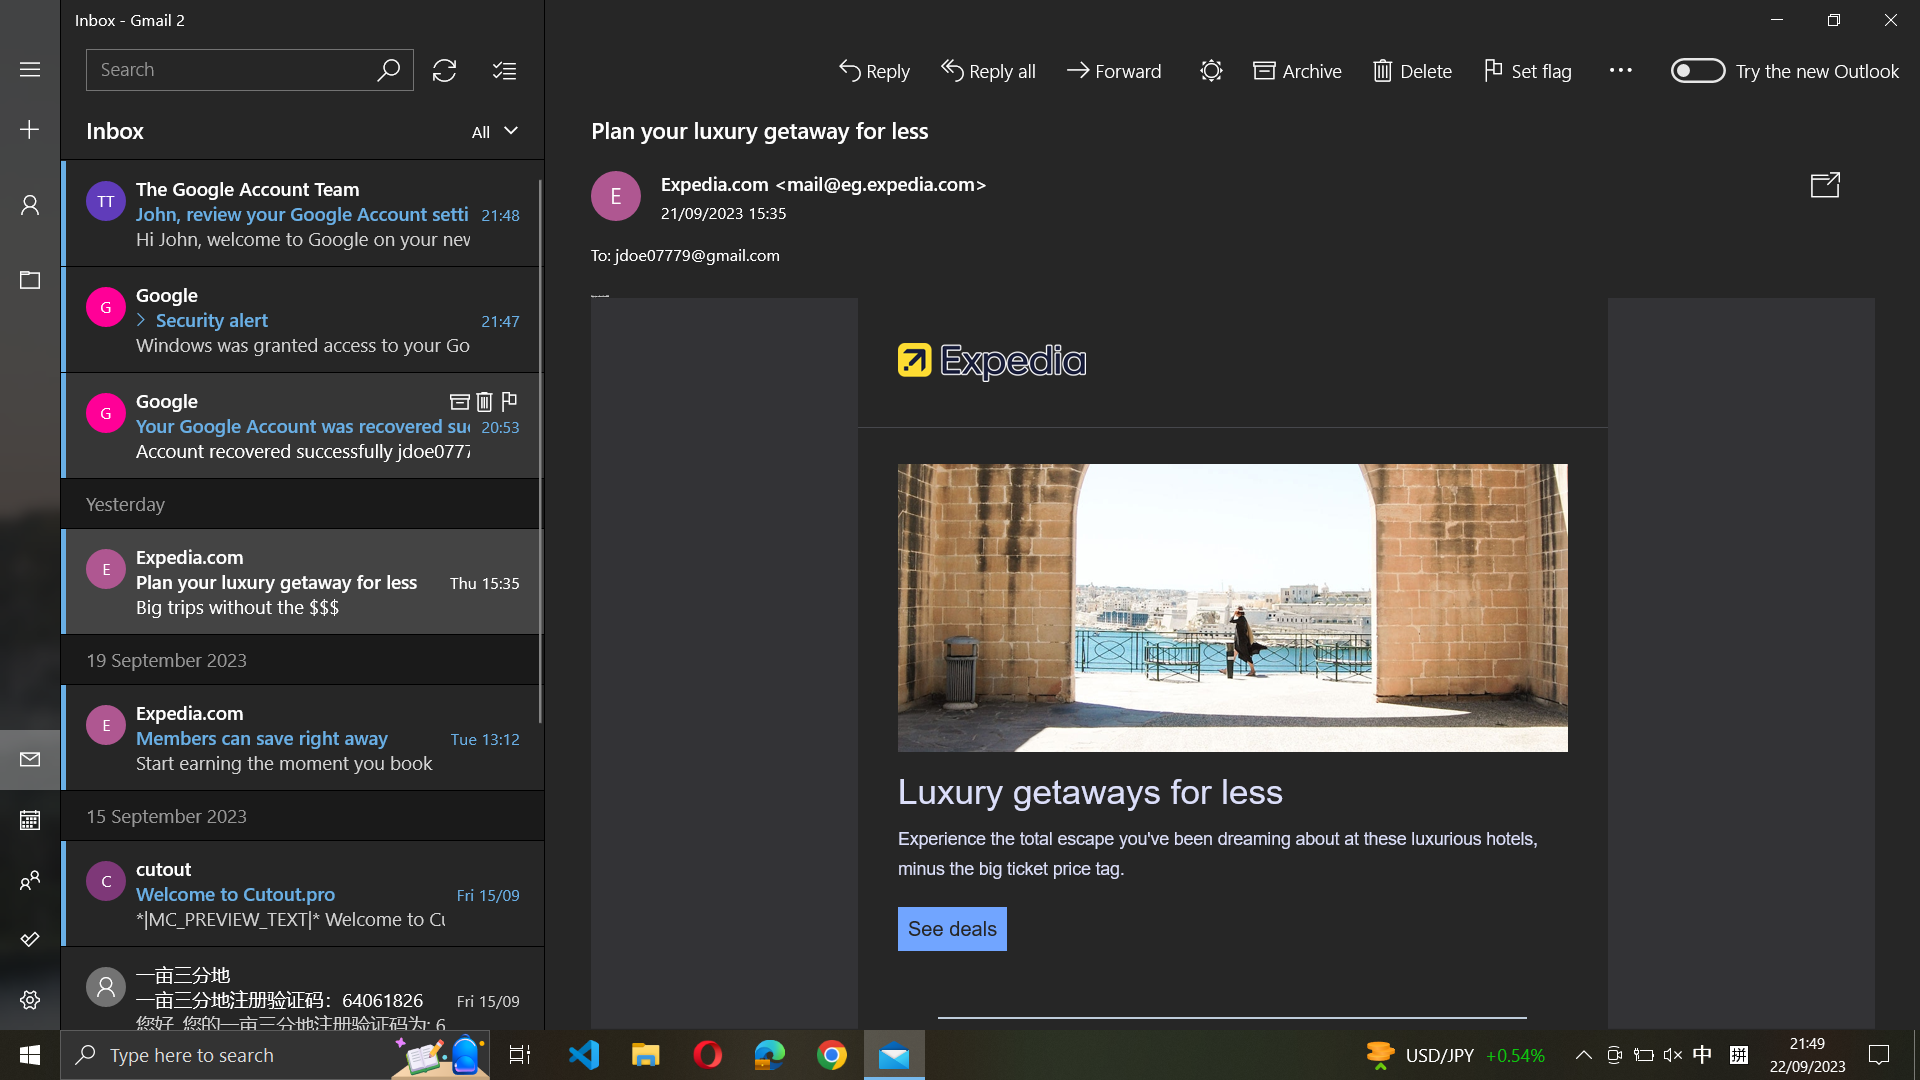  I want to click on View all mails, so click(495, 132).